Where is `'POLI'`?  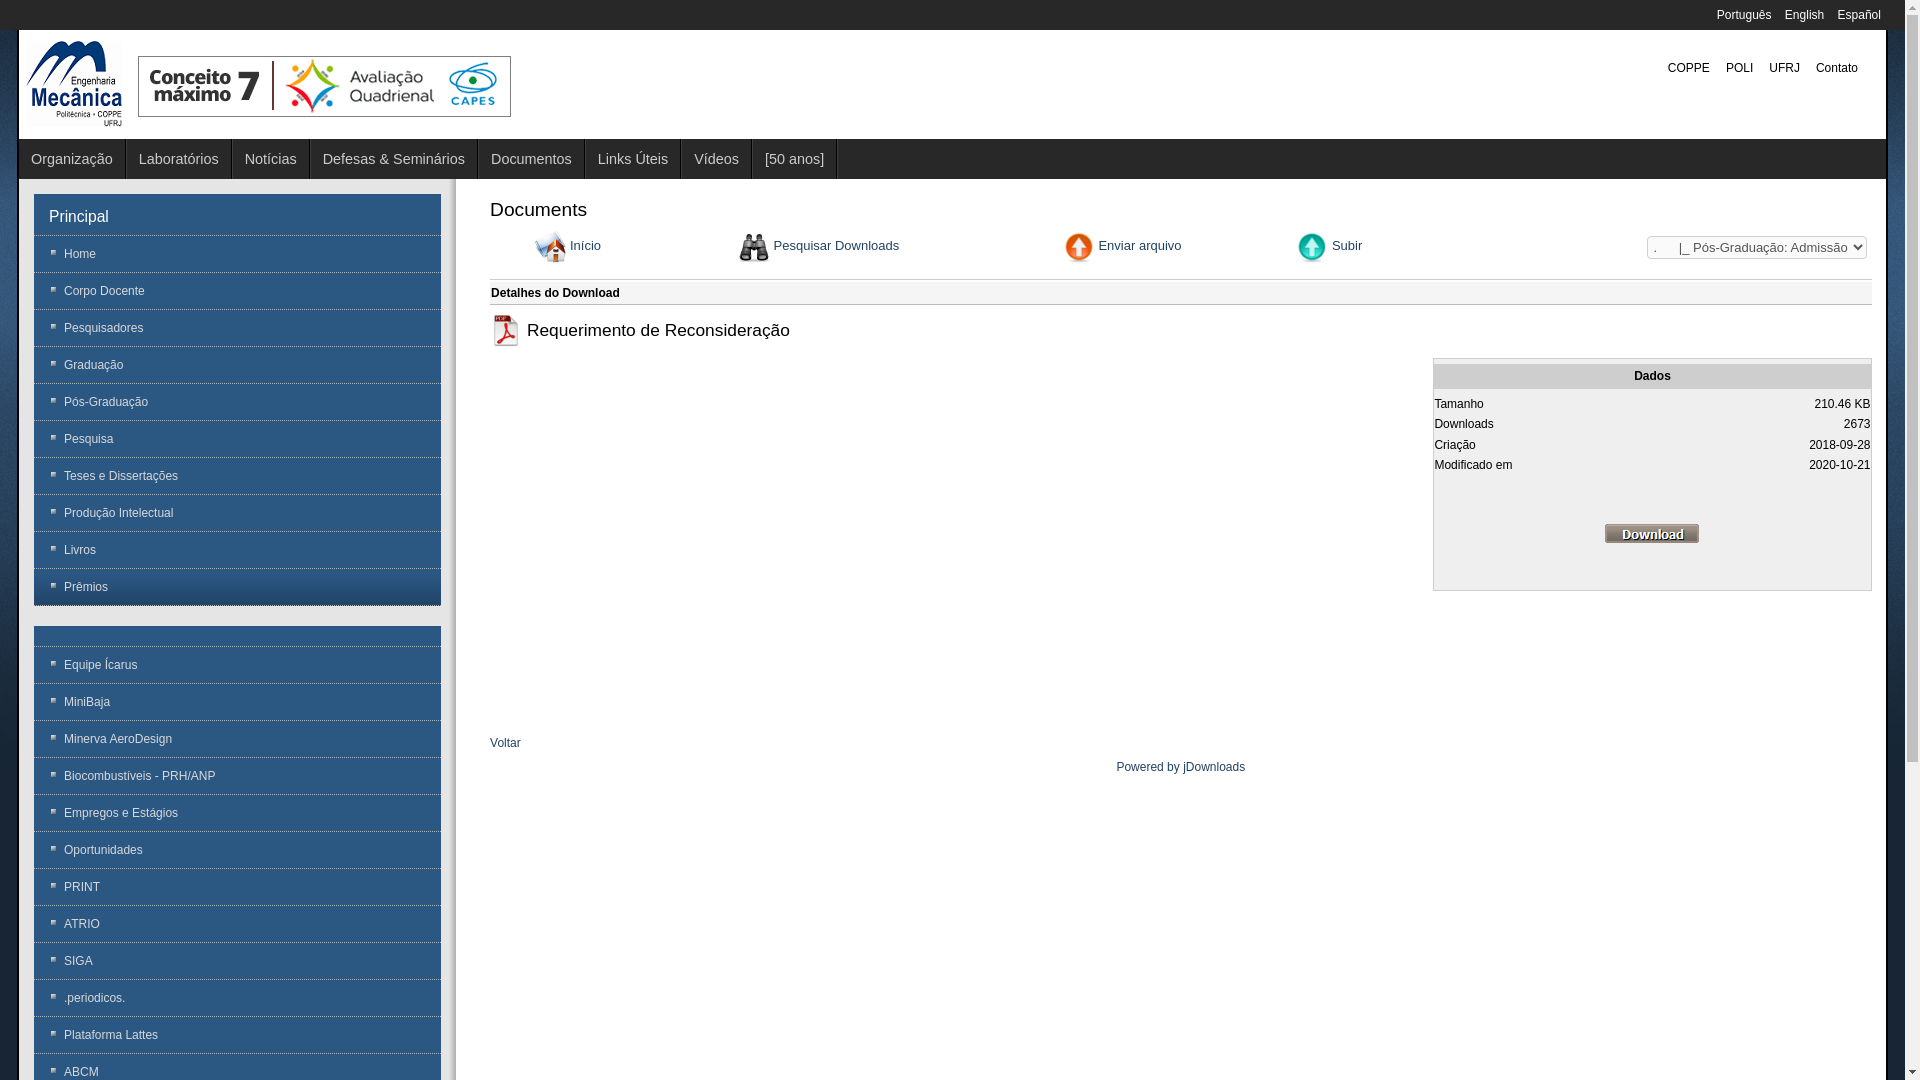
'POLI' is located at coordinates (1738, 67).